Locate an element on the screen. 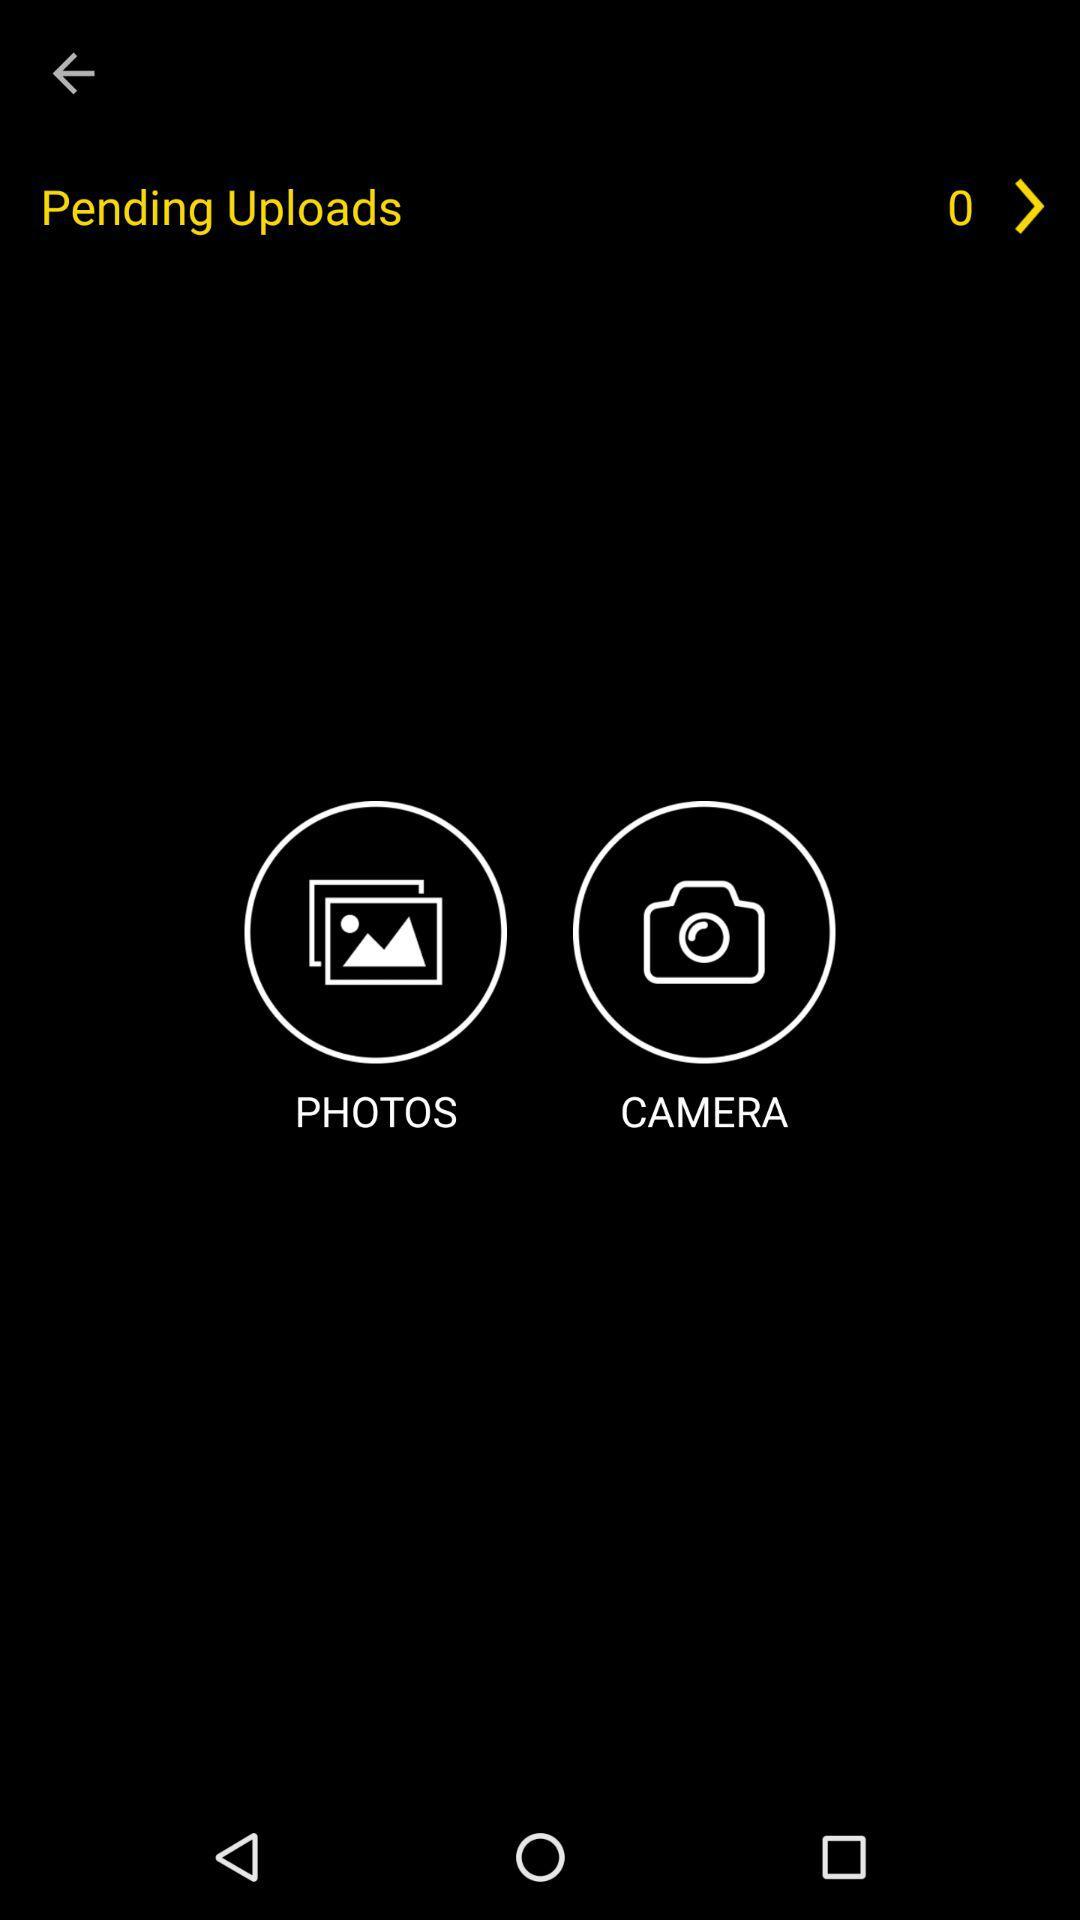 The width and height of the screenshot is (1080, 1920). item below pending uploads item is located at coordinates (703, 970).